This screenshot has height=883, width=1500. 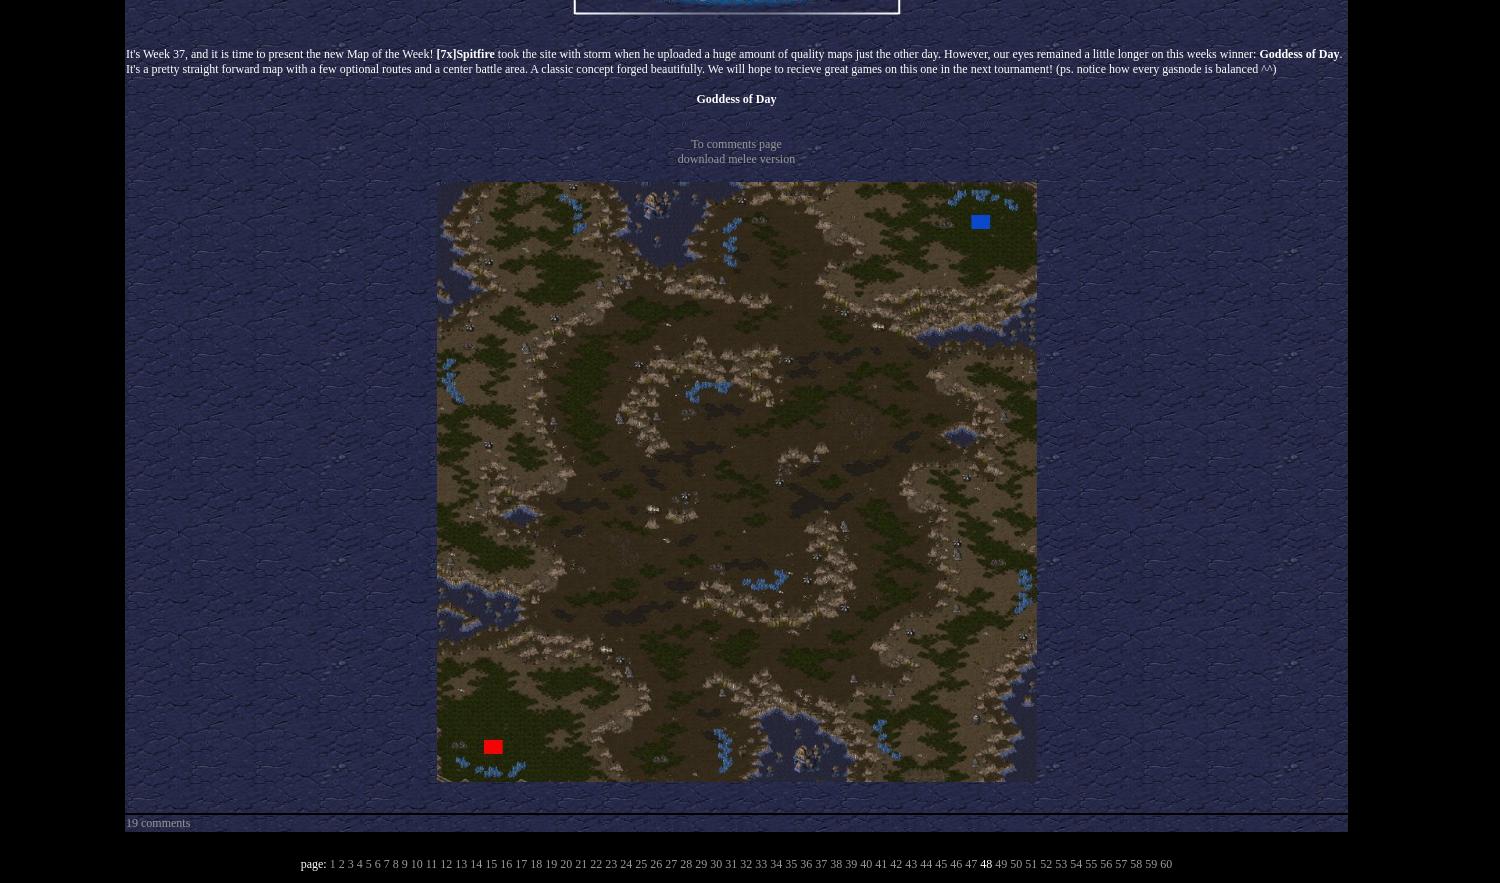 What do you see at coordinates (954, 863) in the screenshot?
I see `'46'` at bounding box center [954, 863].